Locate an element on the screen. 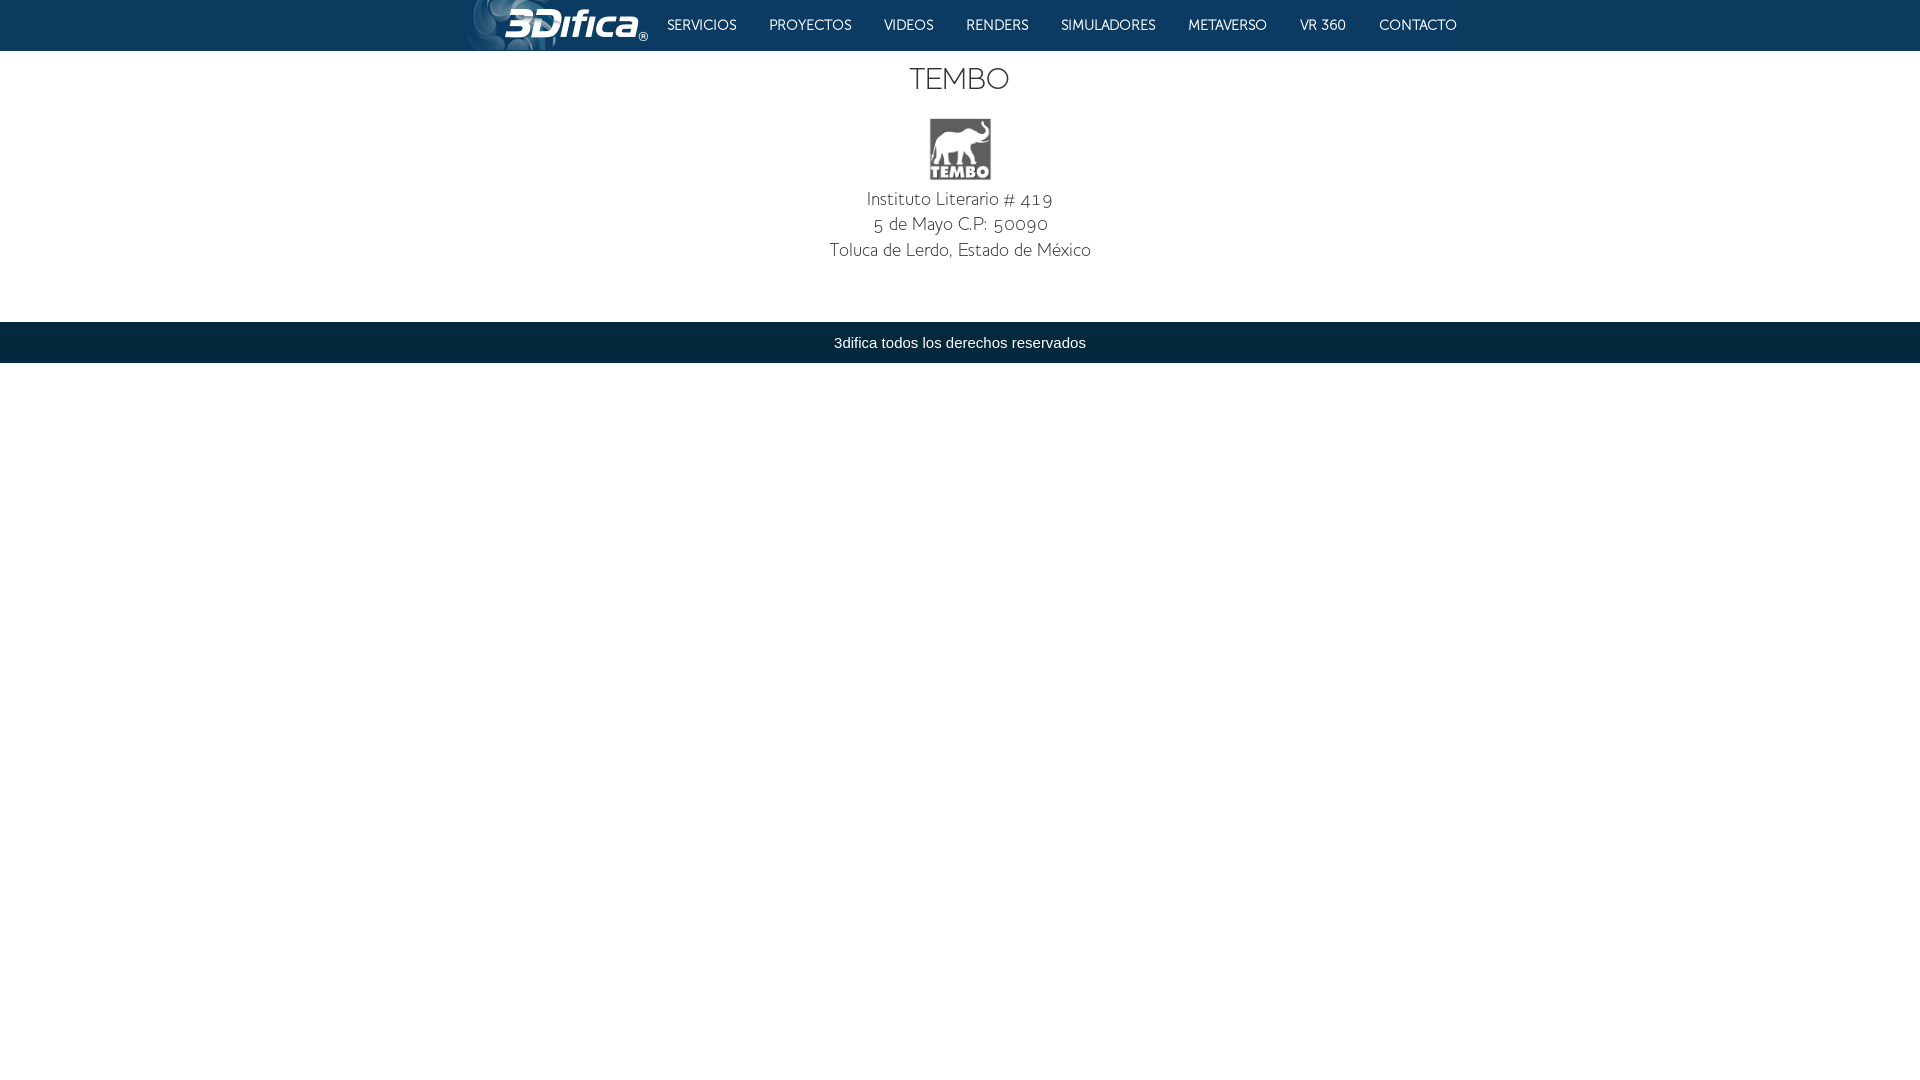 The width and height of the screenshot is (1920, 1080). 'SERVICIOS' is located at coordinates (701, 26).